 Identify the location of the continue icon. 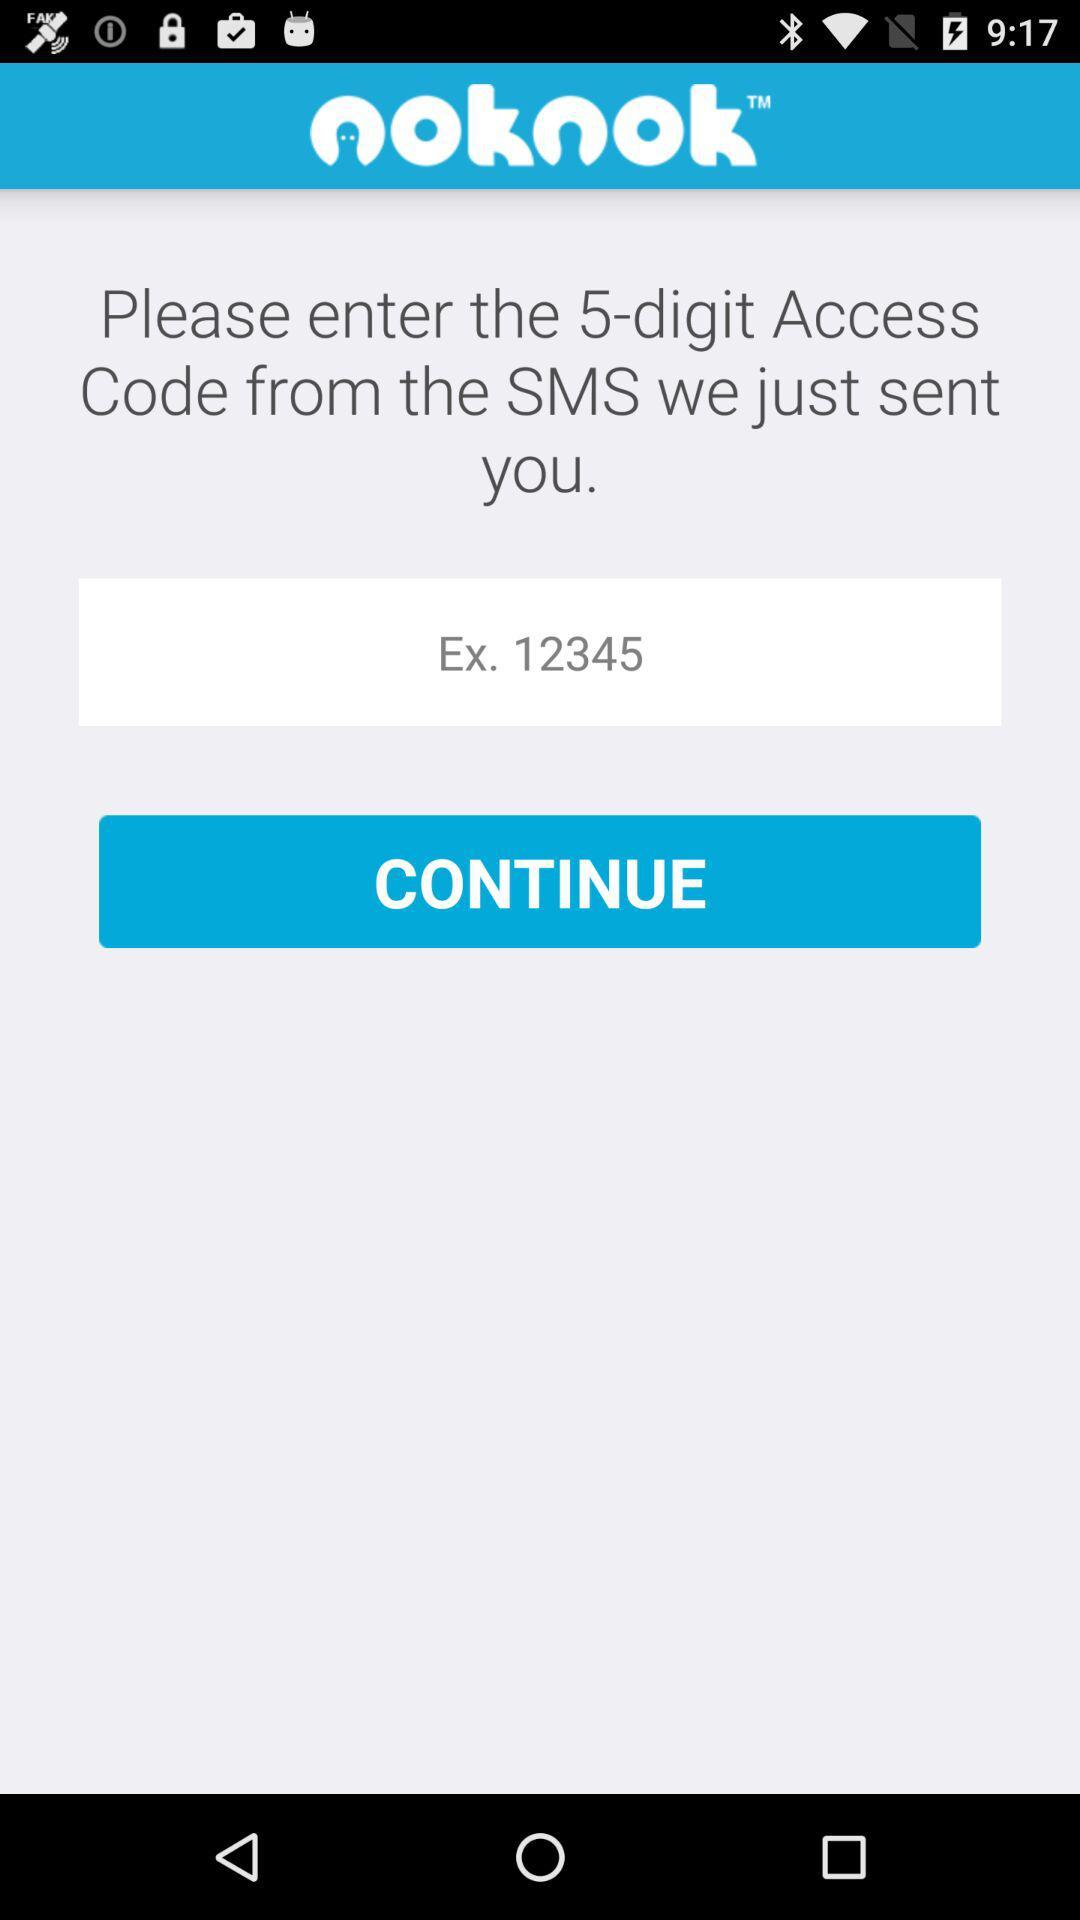
(540, 880).